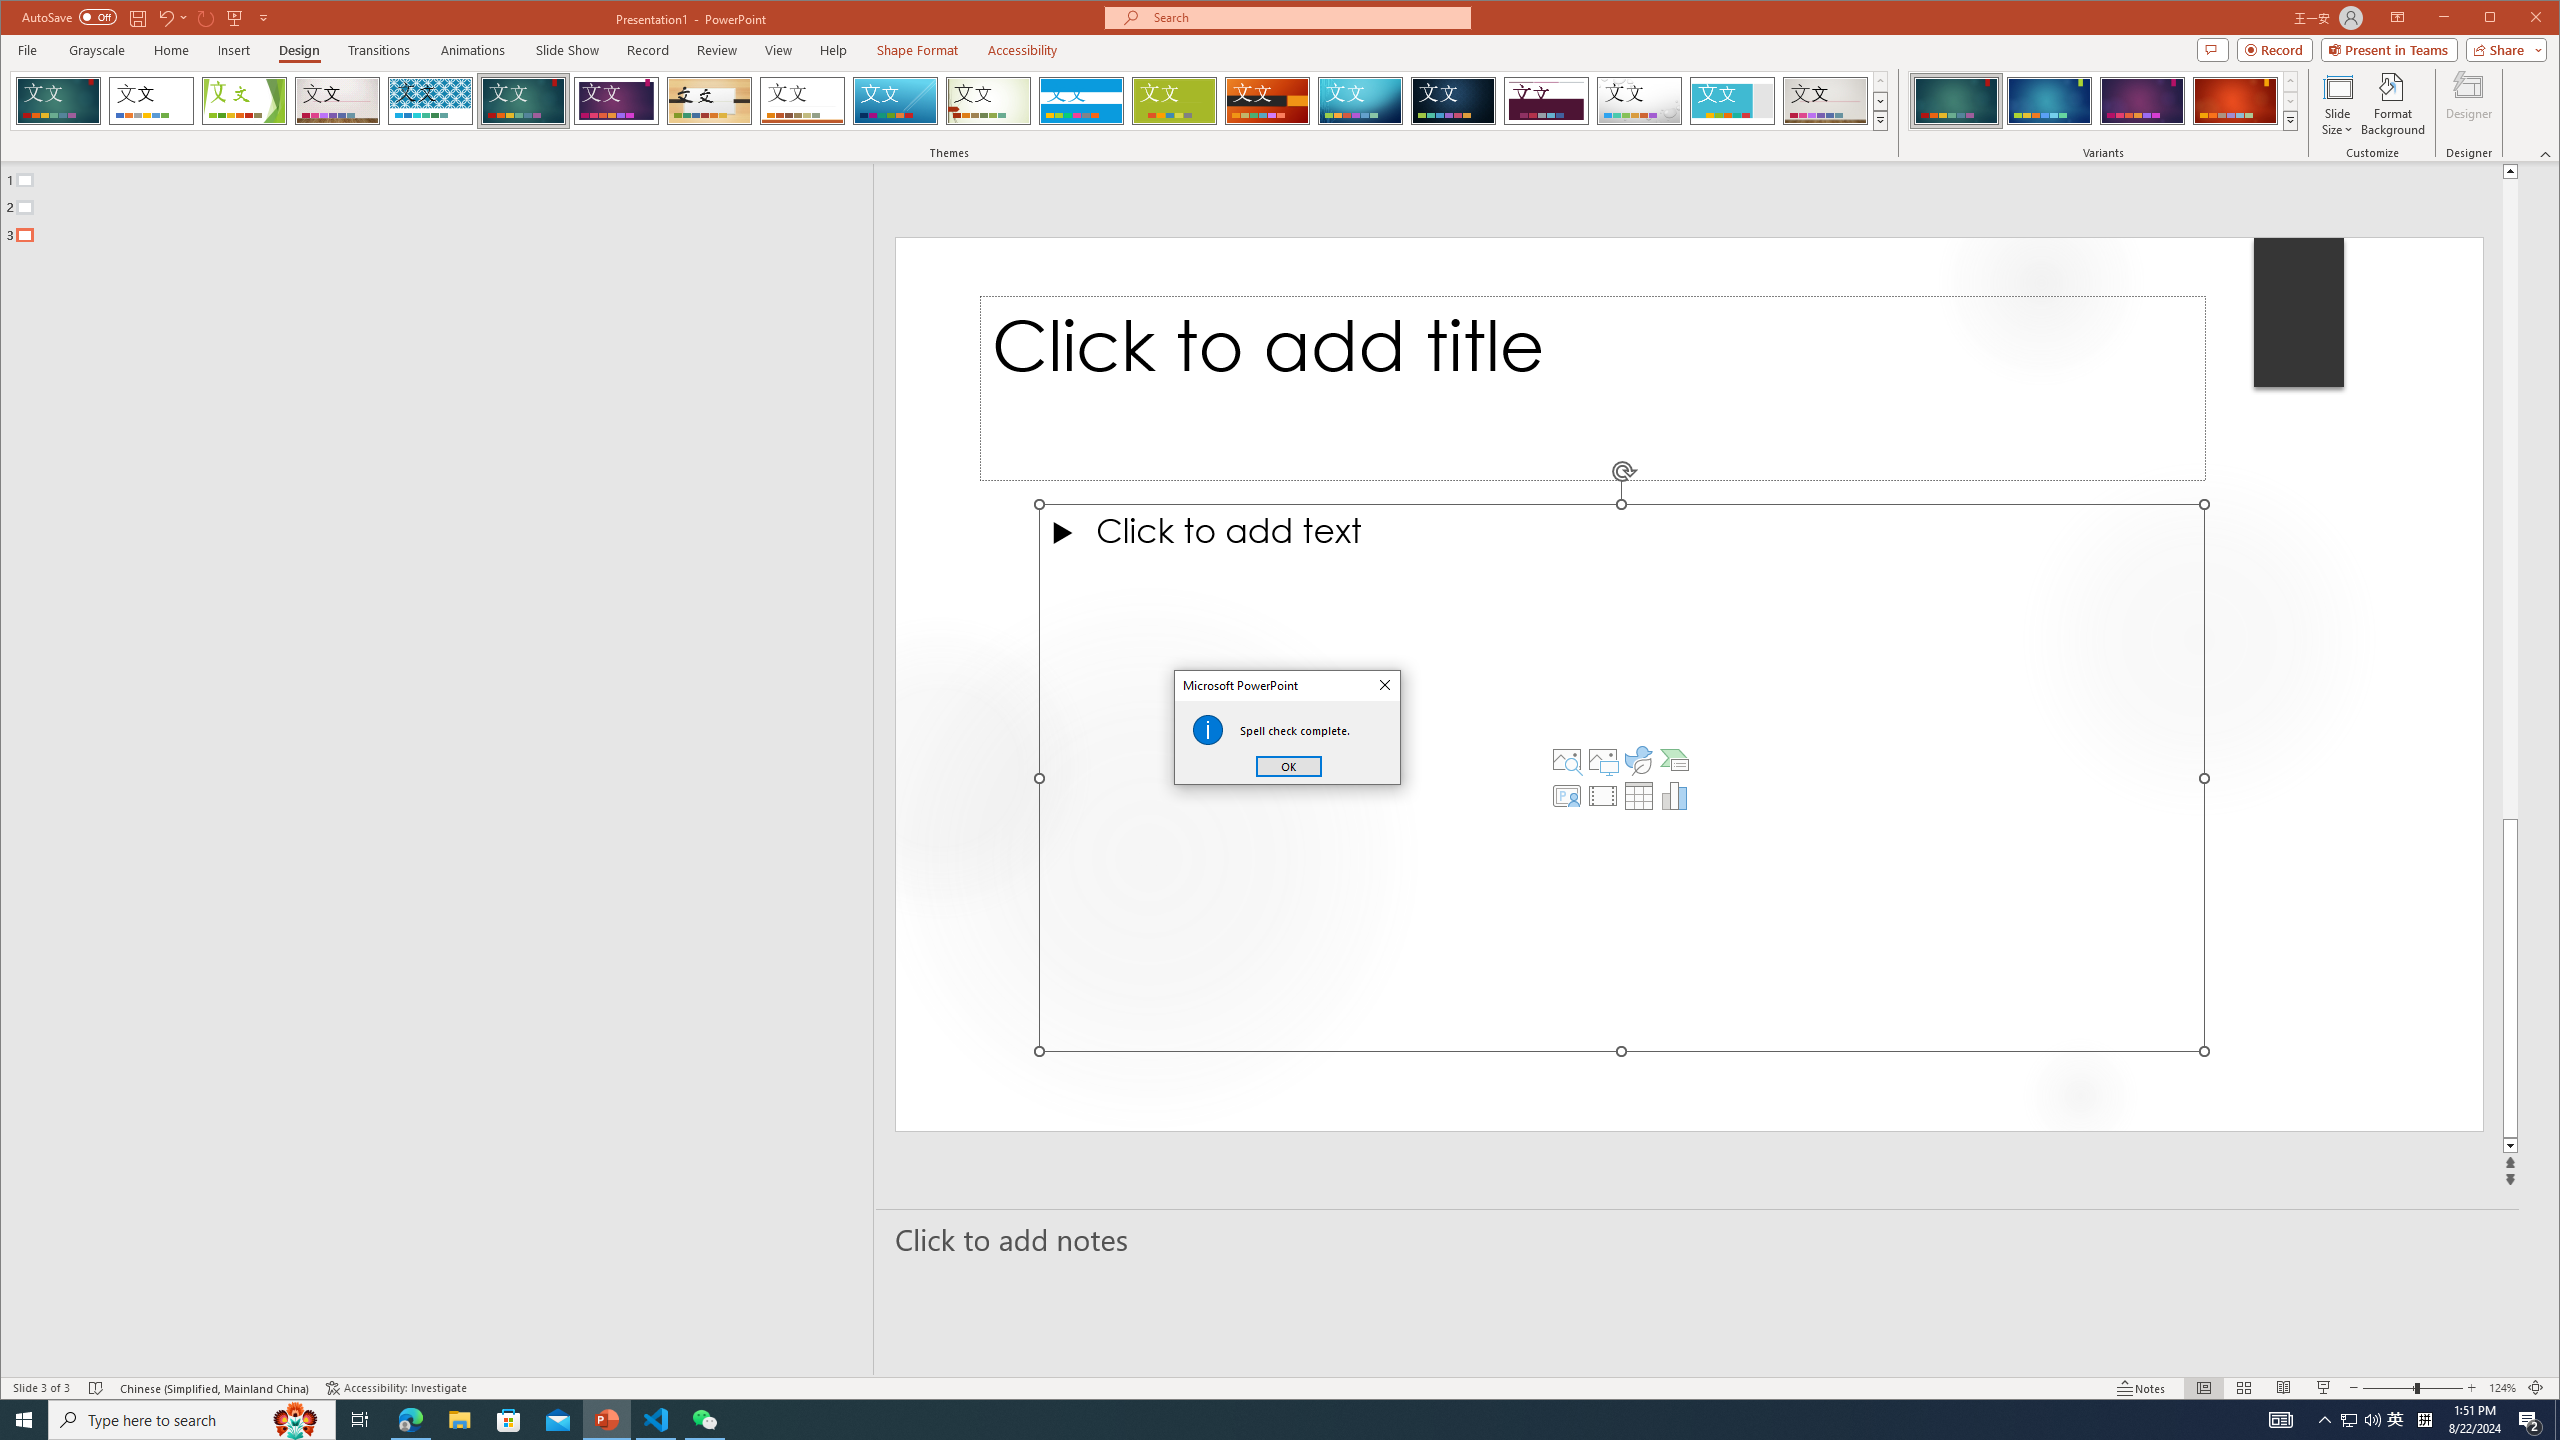 The width and height of the screenshot is (2560, 1440). Describe the element at coordinates (1267, 100) in the screenshot. I see `'Berlin'` at that location.